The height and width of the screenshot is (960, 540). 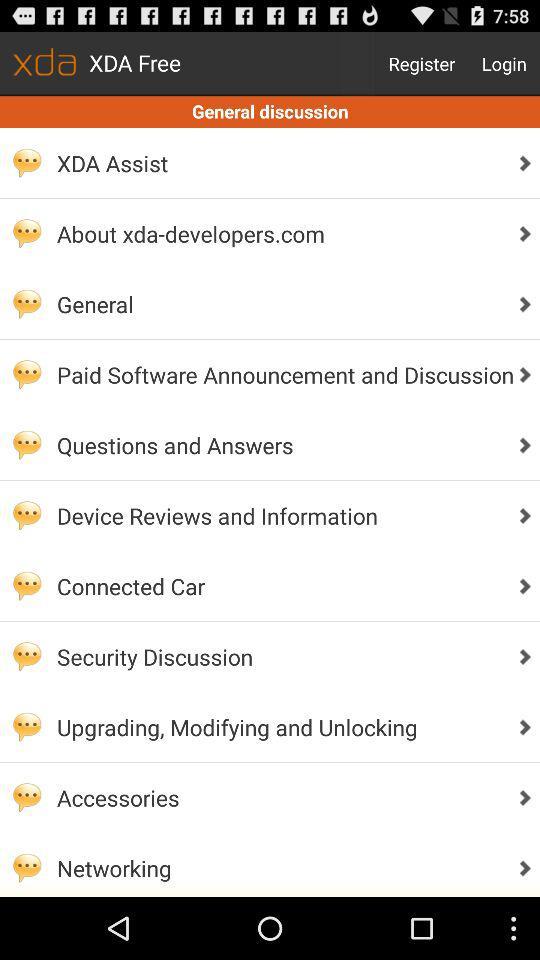 What do you see at coordinates (279, 797) in the screenshot?
I see `accessories` at bounding box center [279, 797].